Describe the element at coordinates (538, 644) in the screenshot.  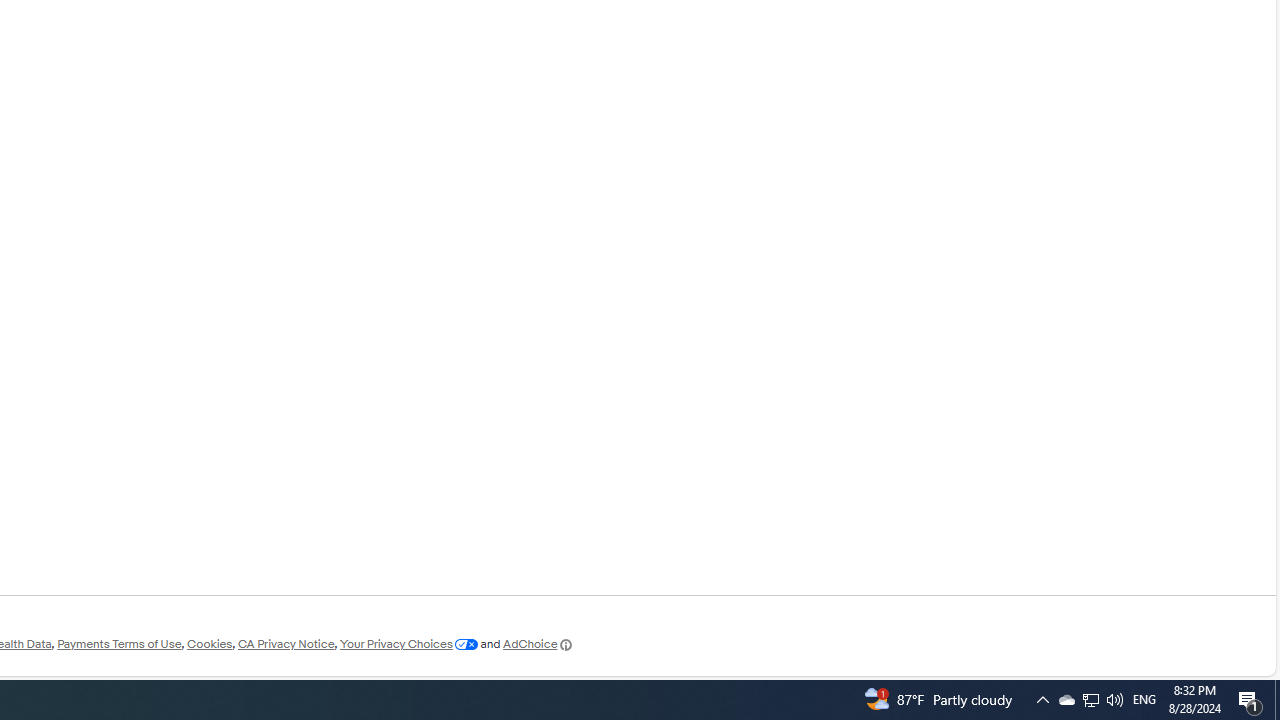
I see `'AdChoice'` at that location.